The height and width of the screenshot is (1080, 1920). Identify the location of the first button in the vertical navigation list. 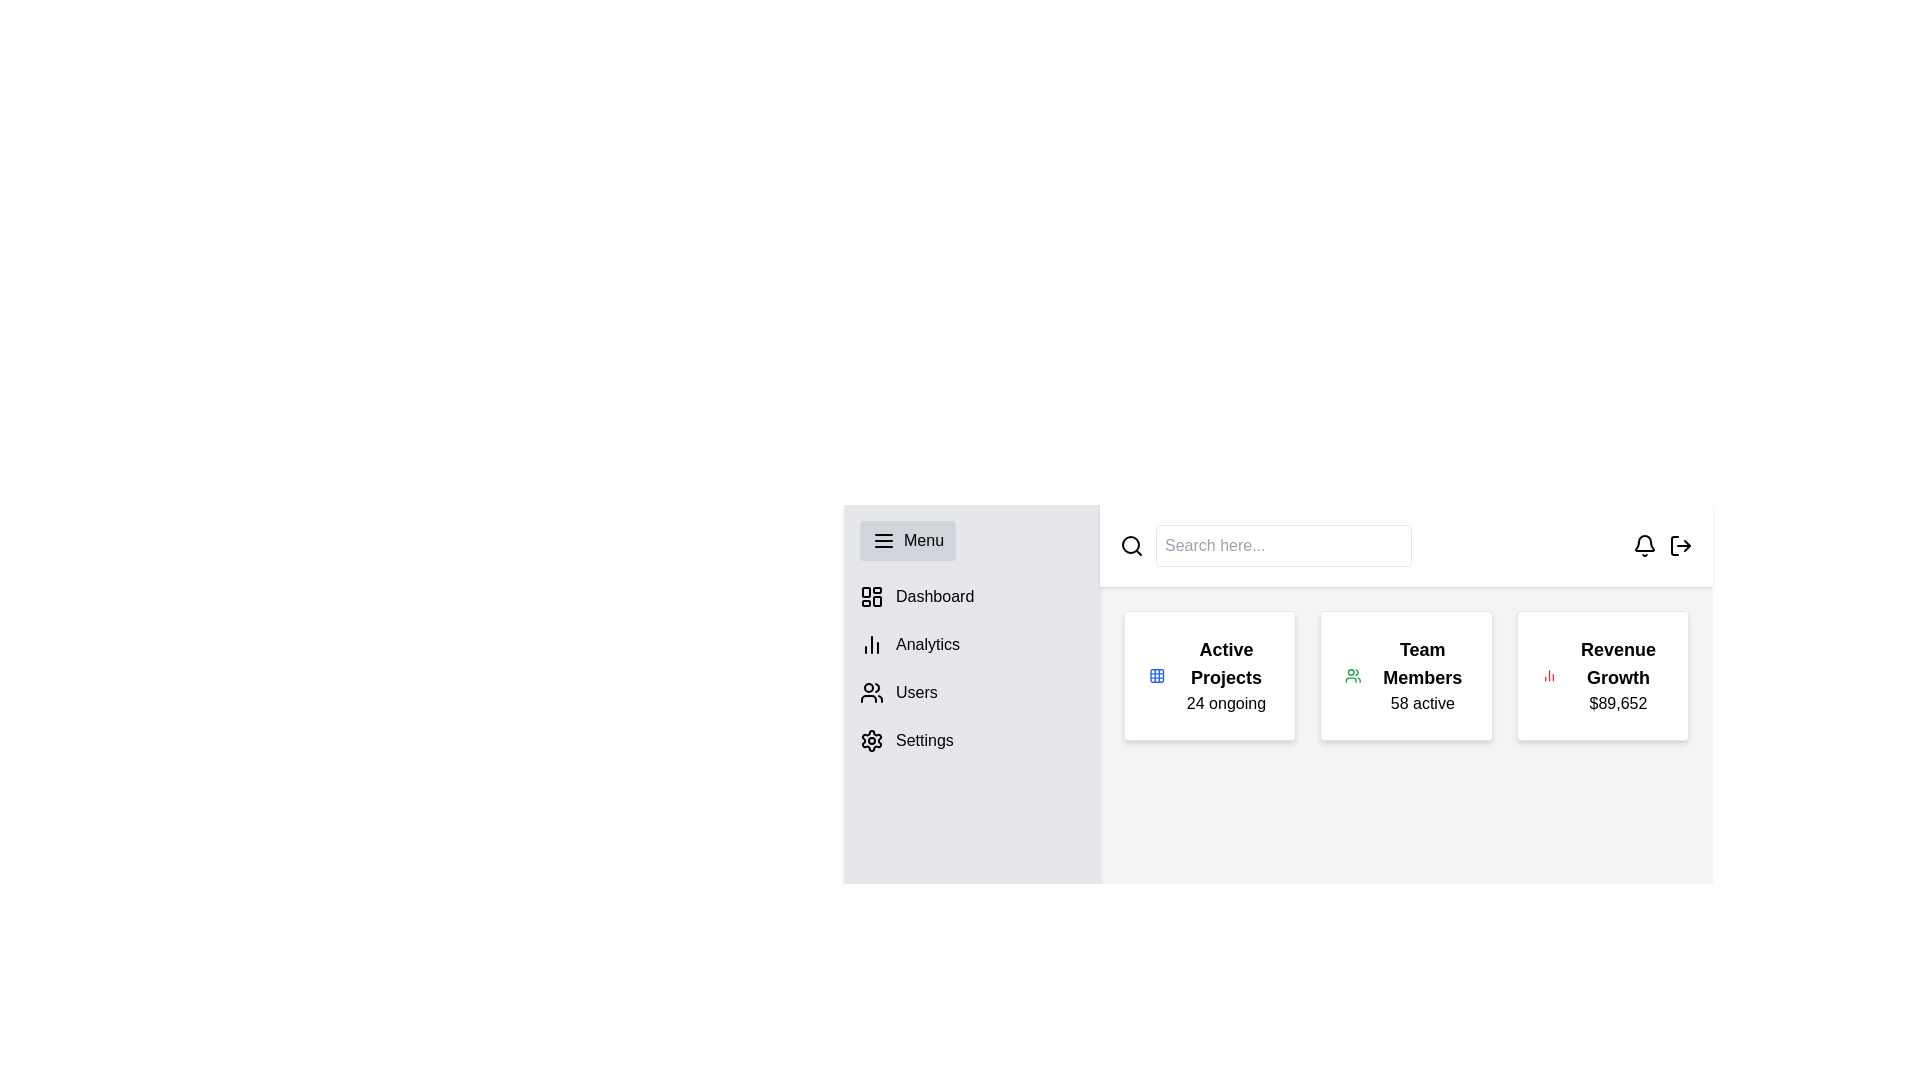
(971, 596).